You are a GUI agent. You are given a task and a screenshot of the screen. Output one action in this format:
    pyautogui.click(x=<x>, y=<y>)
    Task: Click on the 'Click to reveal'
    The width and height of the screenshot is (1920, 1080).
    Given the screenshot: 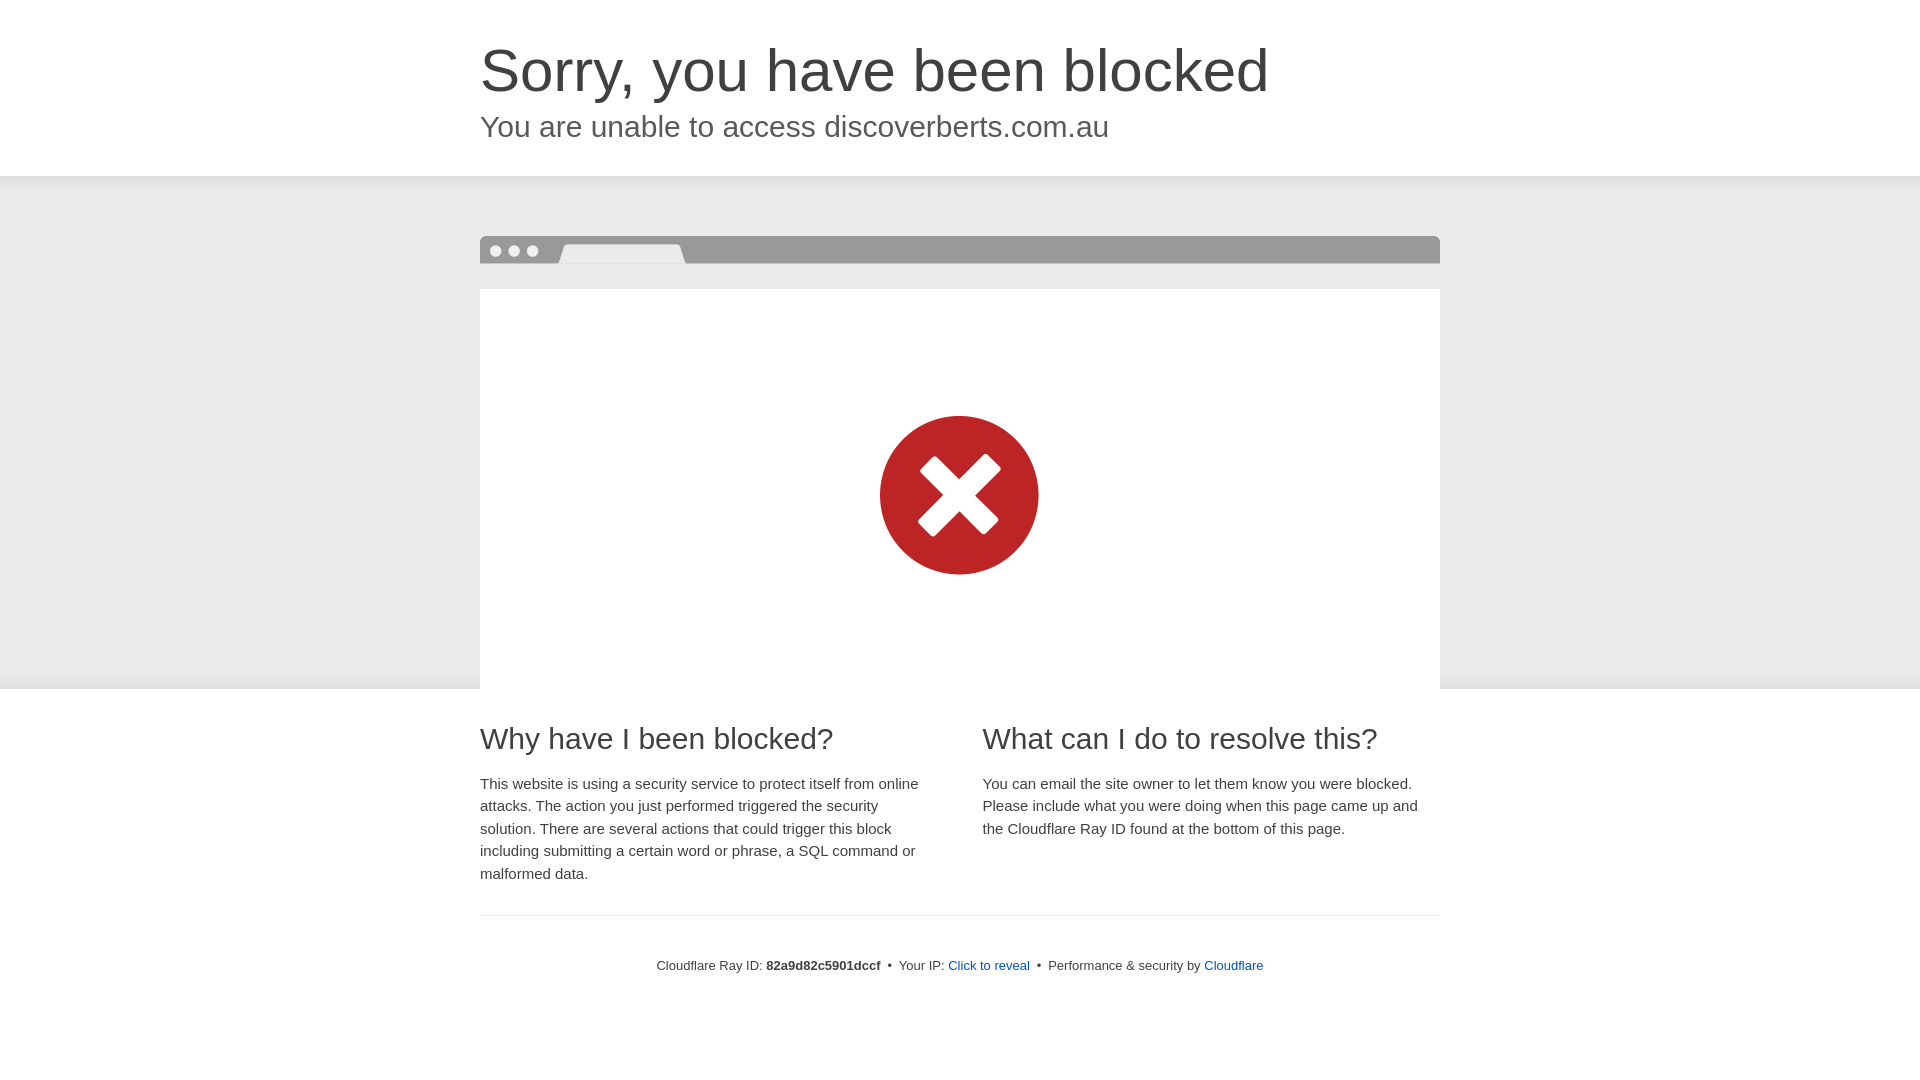 What is the action you would take?
    pyautogui.click(x=988, y=964)
    